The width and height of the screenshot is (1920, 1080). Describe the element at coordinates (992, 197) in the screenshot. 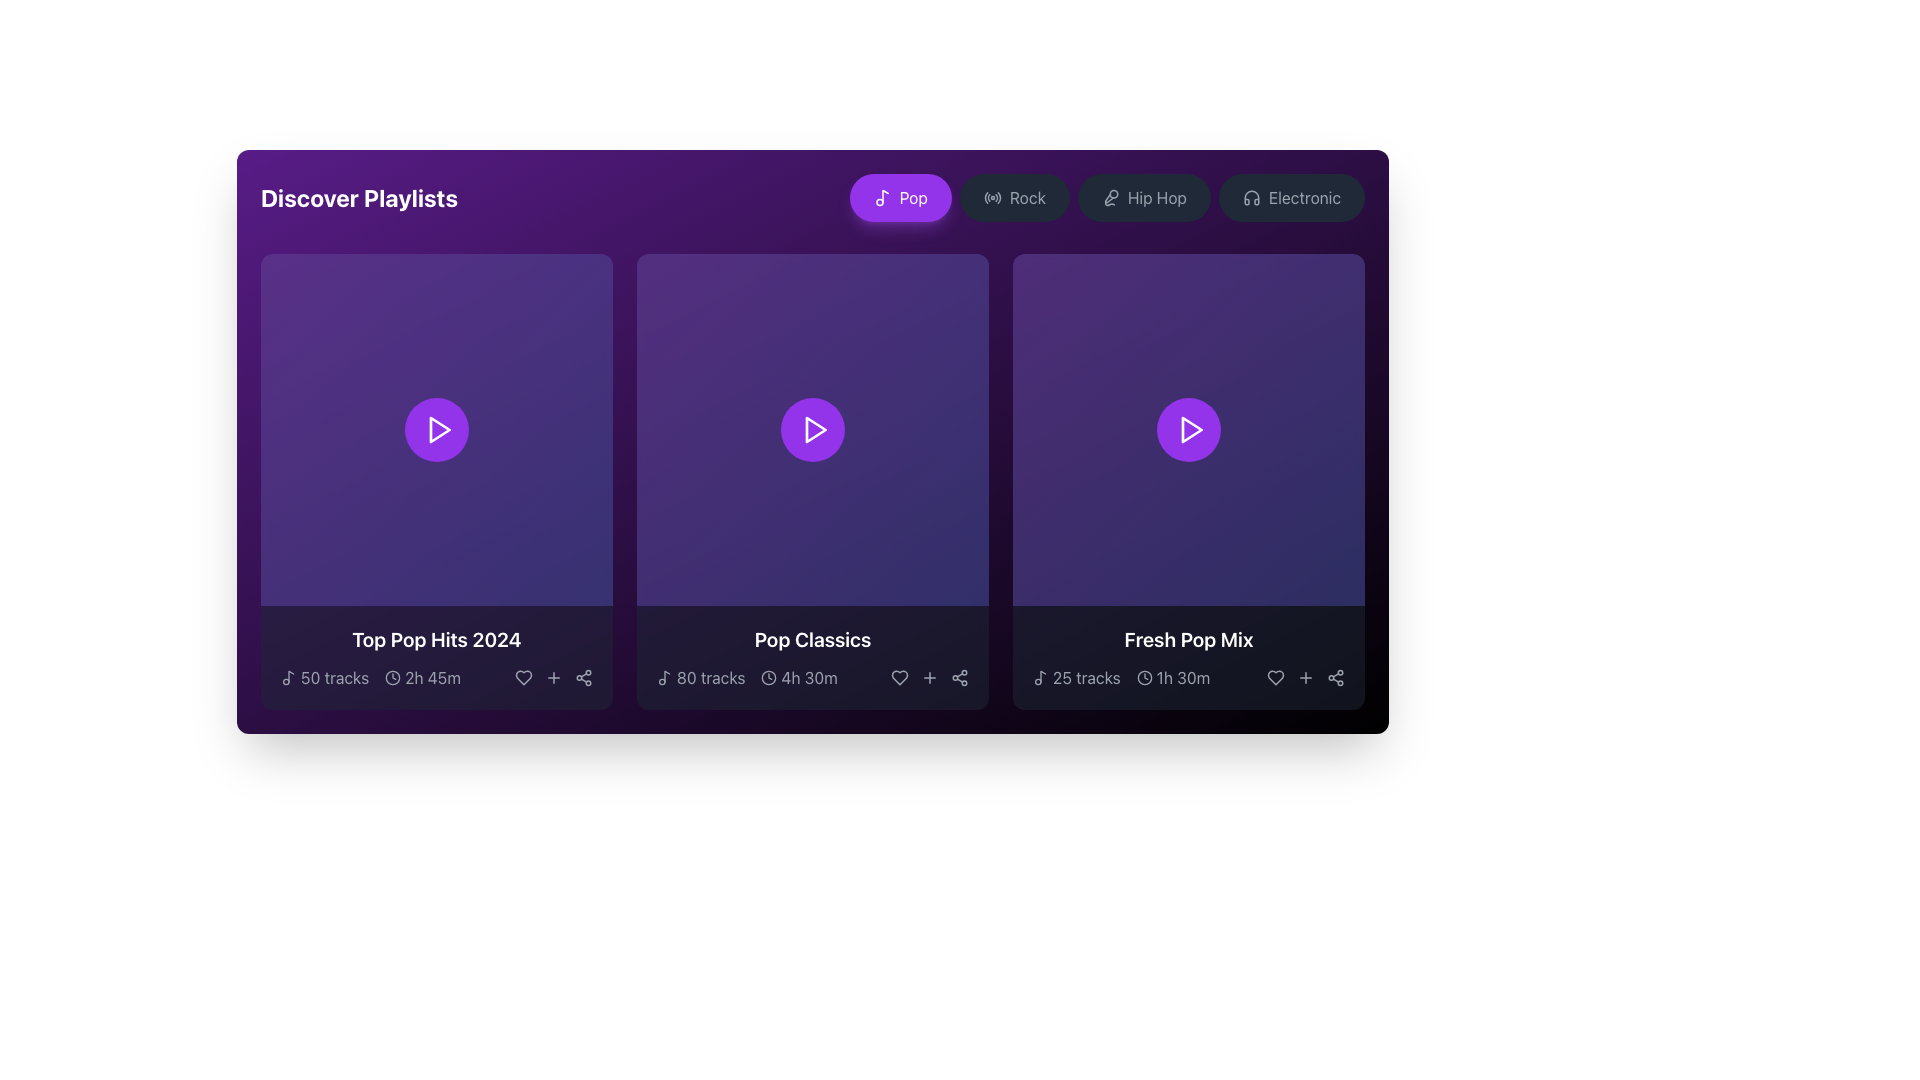

I see `the graphical icon representing 'radio' functionality located inside the 'Rock' button in the horizontal toolbar` at that location.